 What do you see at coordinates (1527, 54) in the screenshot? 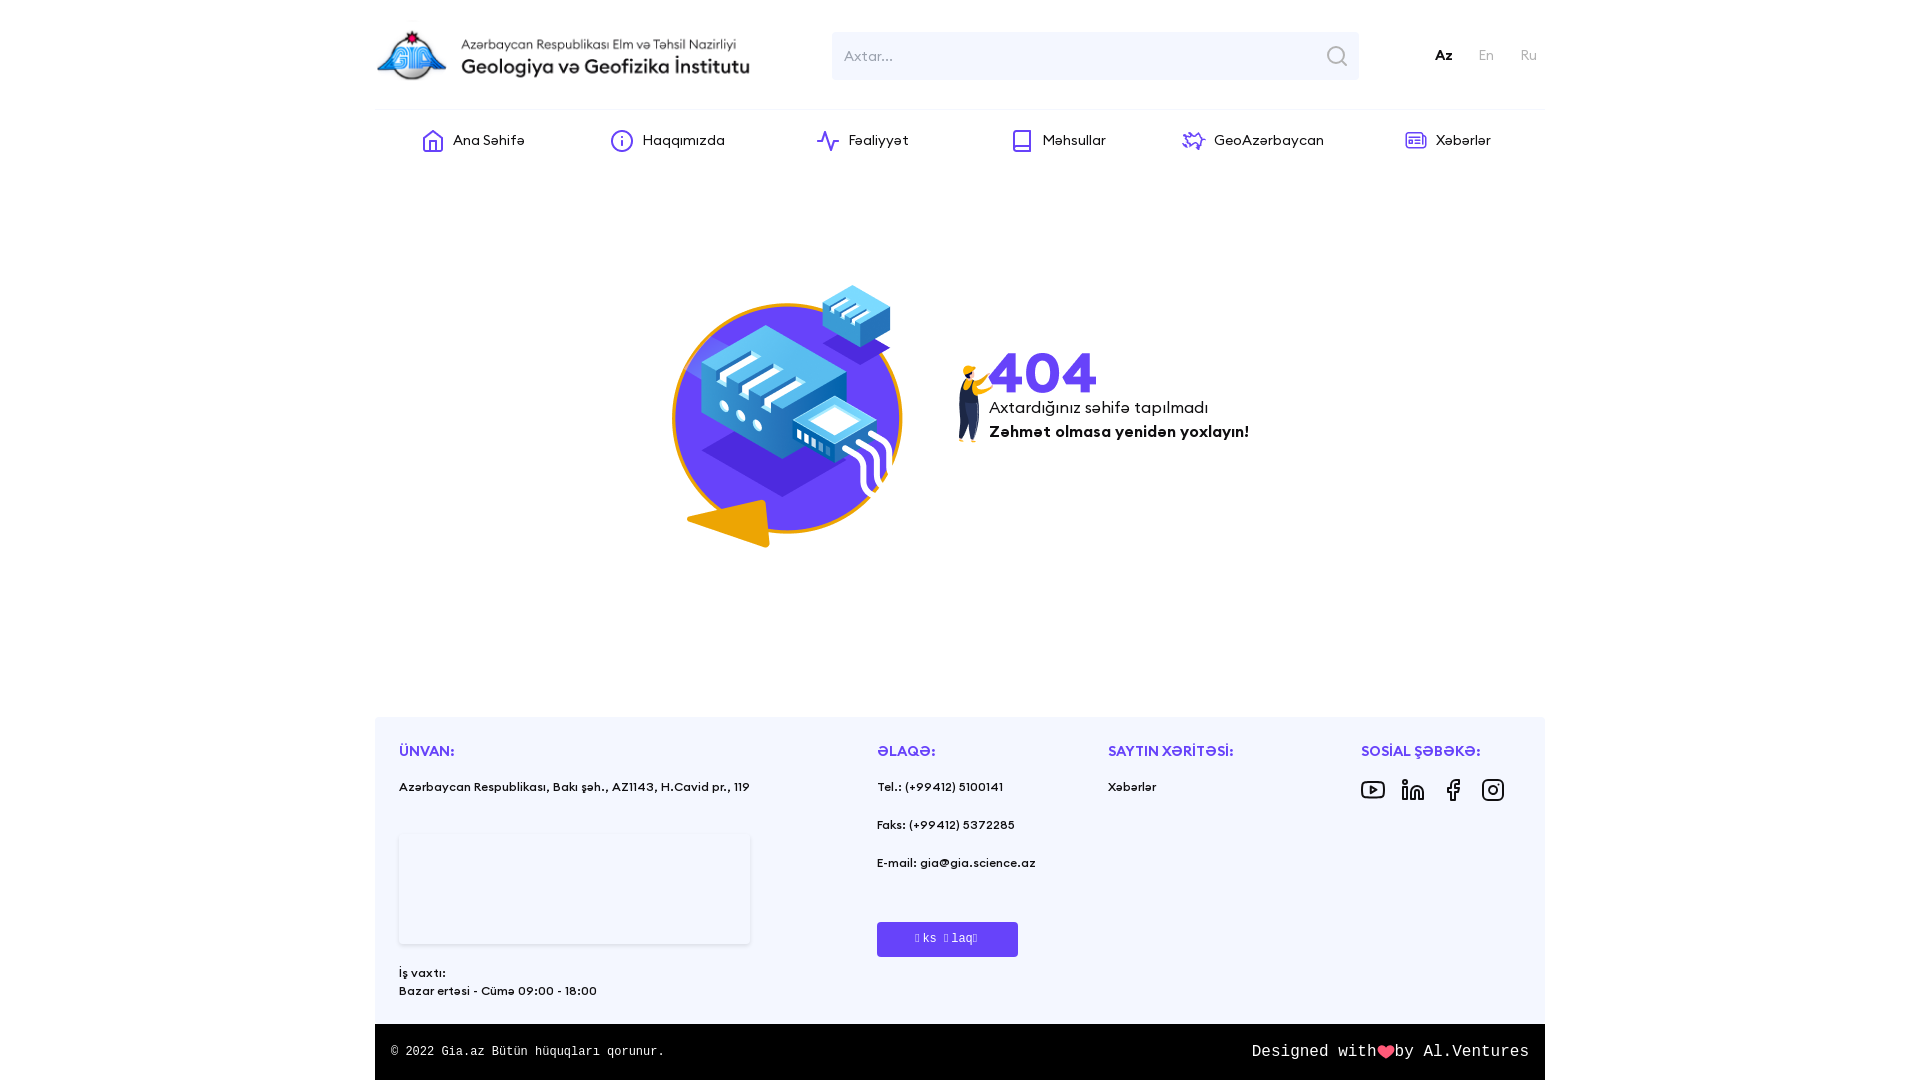
I see `'Ru'` at bounding box center [1527, 54].